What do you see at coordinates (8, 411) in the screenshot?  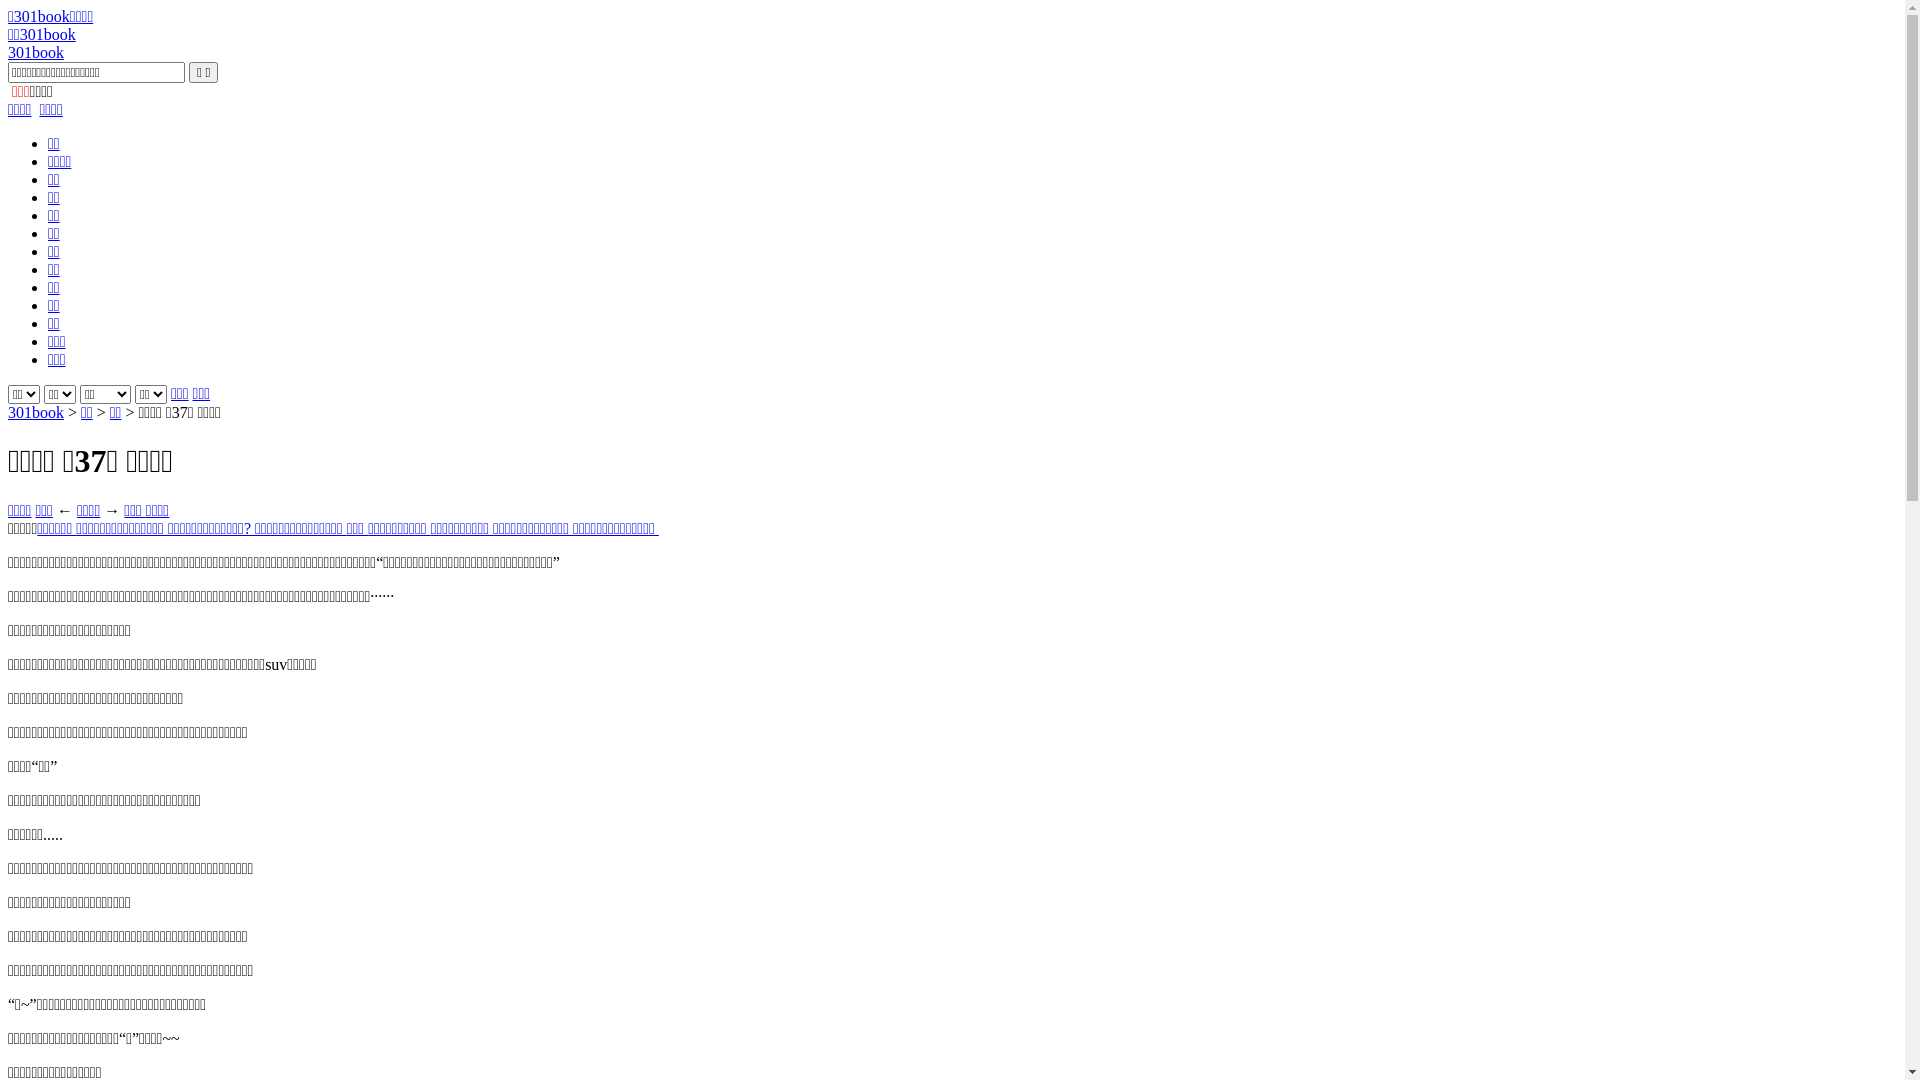 I see `'301book'` at bounding box center [8, 411].